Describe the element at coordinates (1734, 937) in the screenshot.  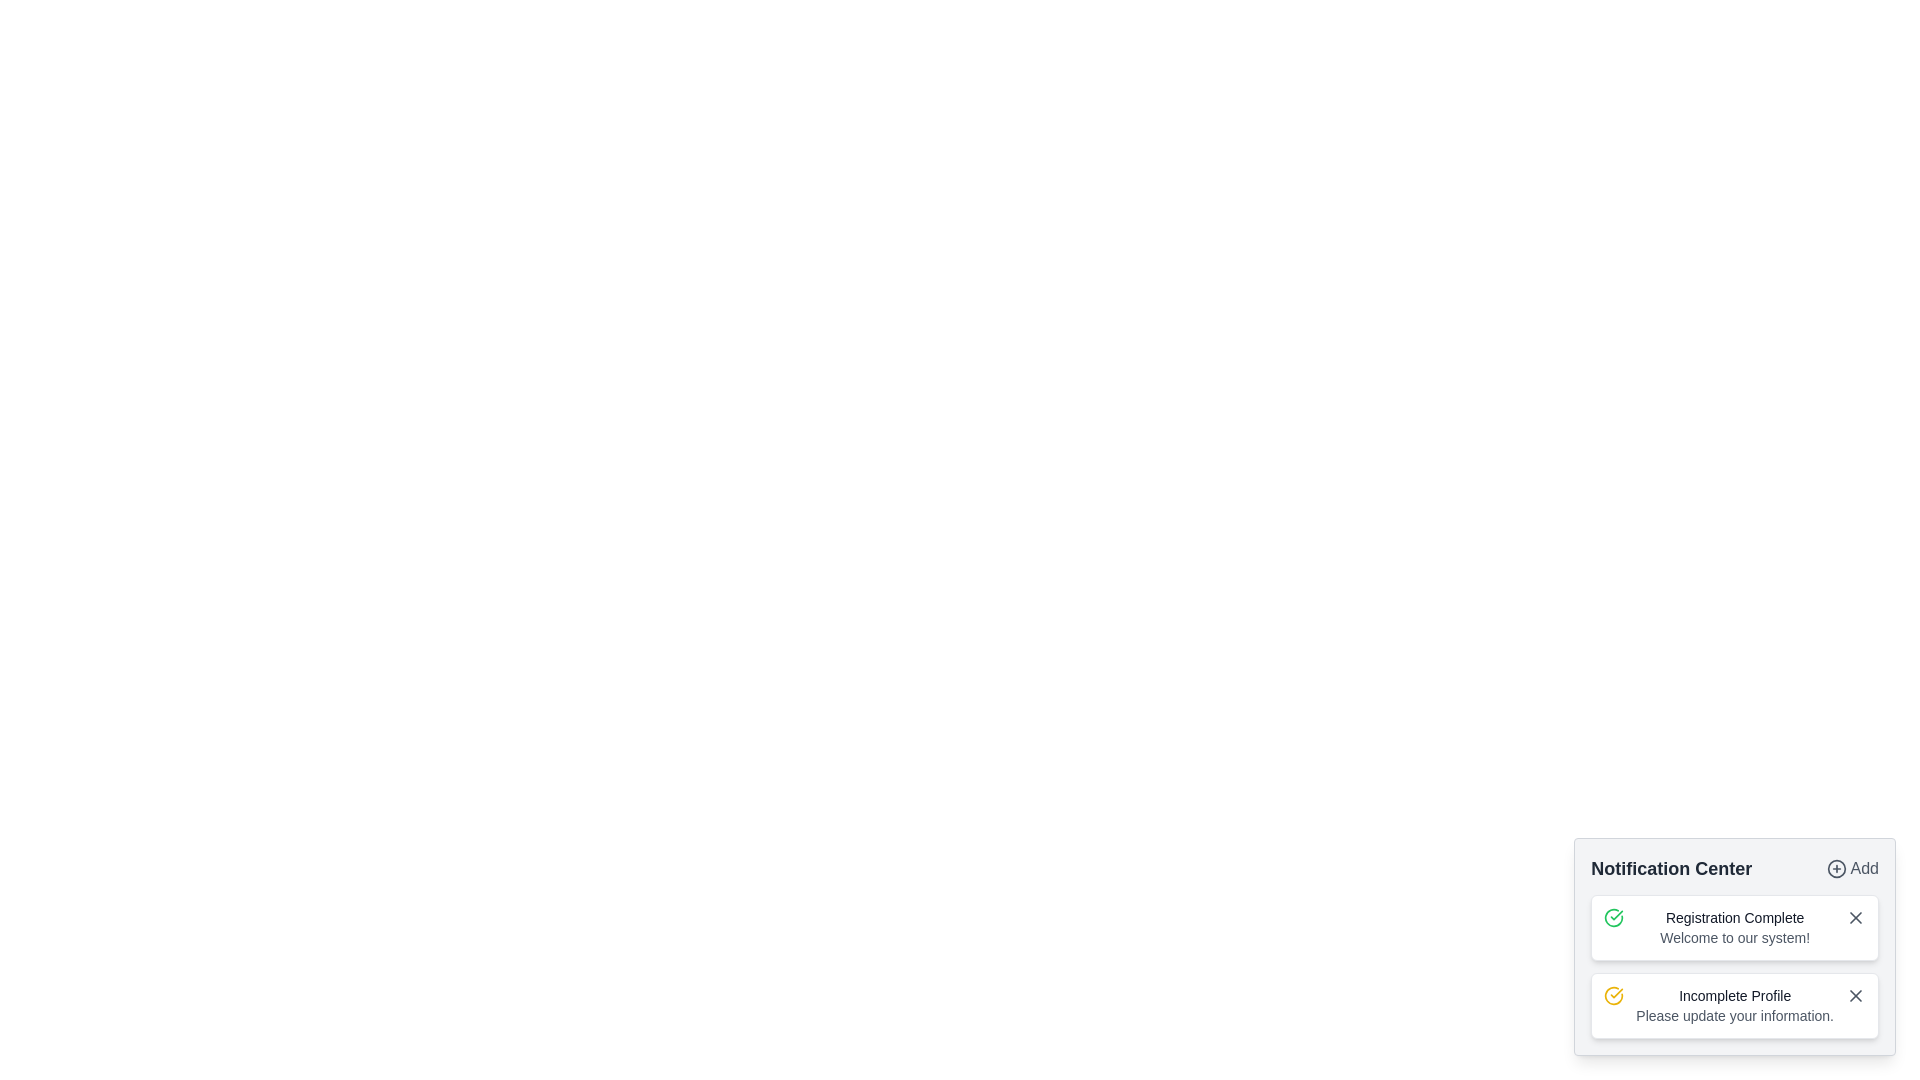
I see `the welcoming message text label located in the Notification Center, which is the second line of text beneath 'Registration Complete'` at that location.